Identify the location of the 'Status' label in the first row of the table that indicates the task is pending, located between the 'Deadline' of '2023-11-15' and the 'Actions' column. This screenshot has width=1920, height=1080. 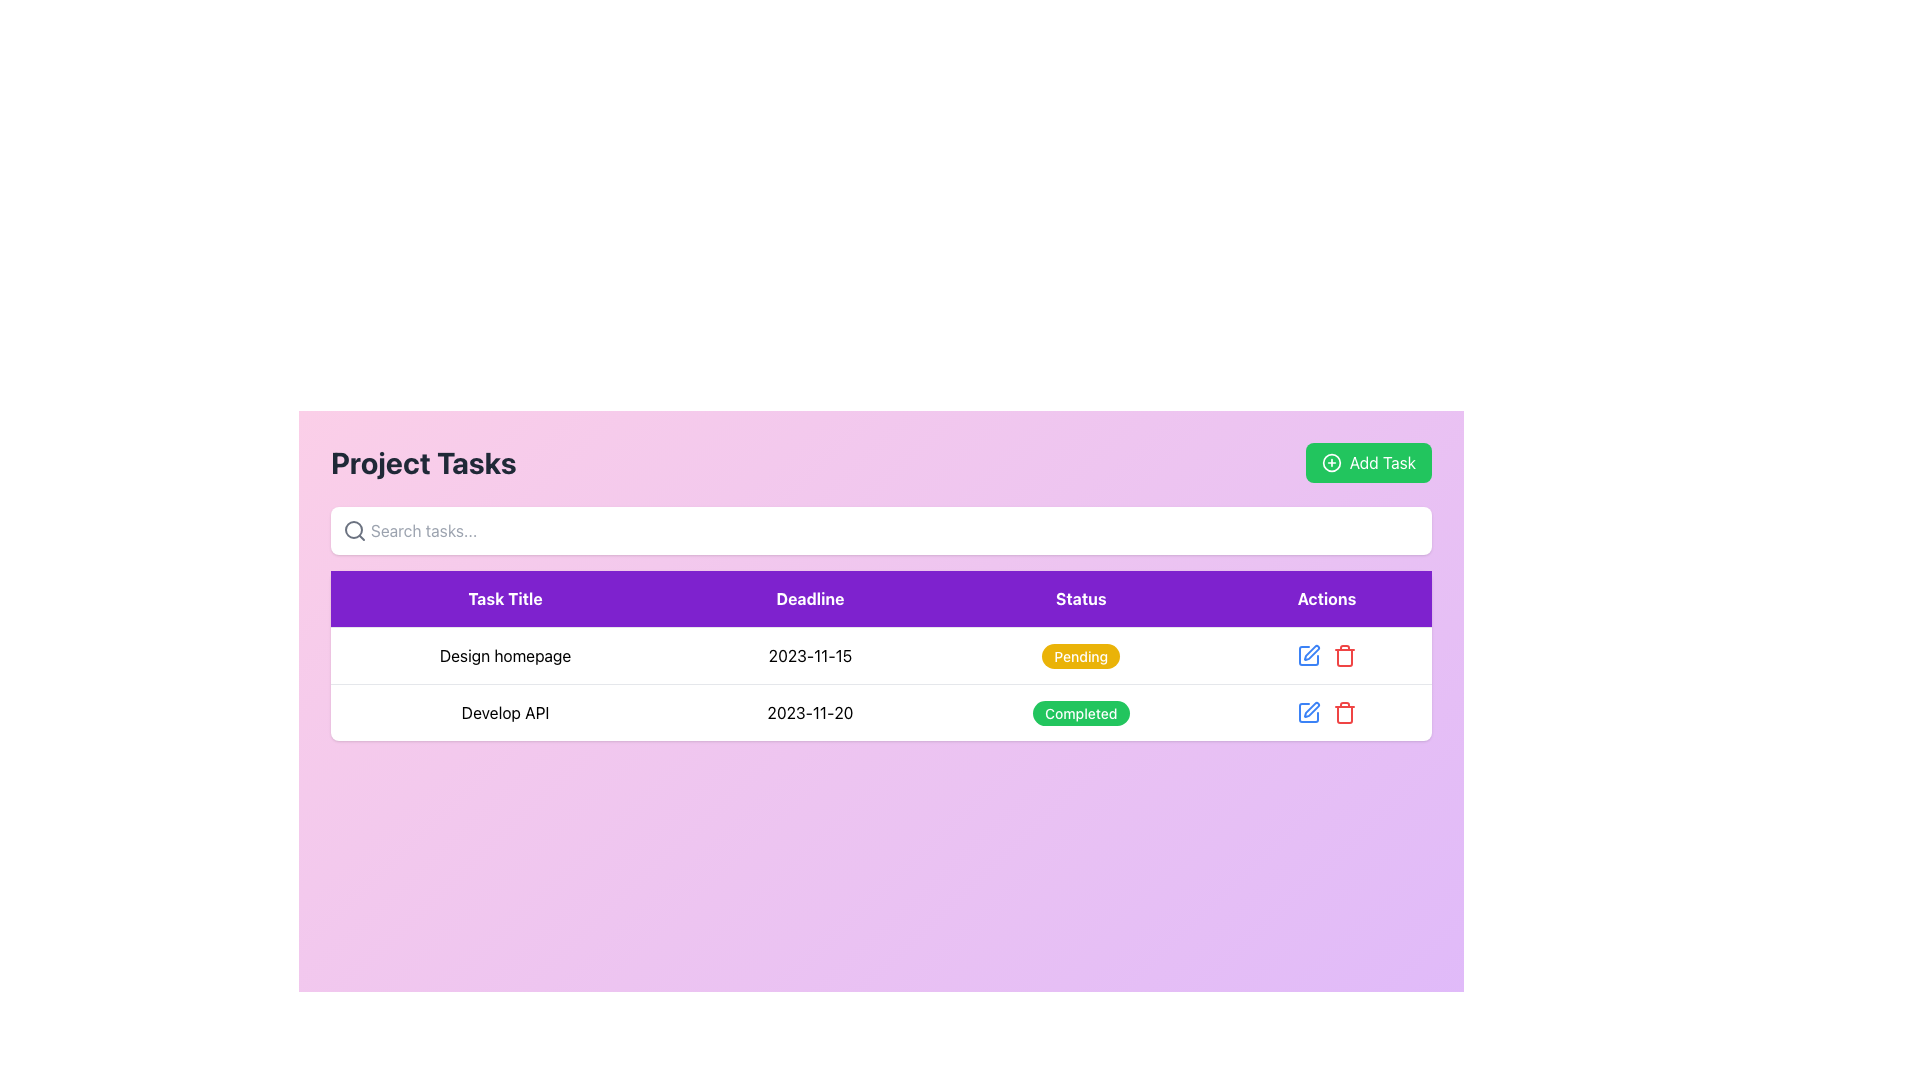
(1080, 655).